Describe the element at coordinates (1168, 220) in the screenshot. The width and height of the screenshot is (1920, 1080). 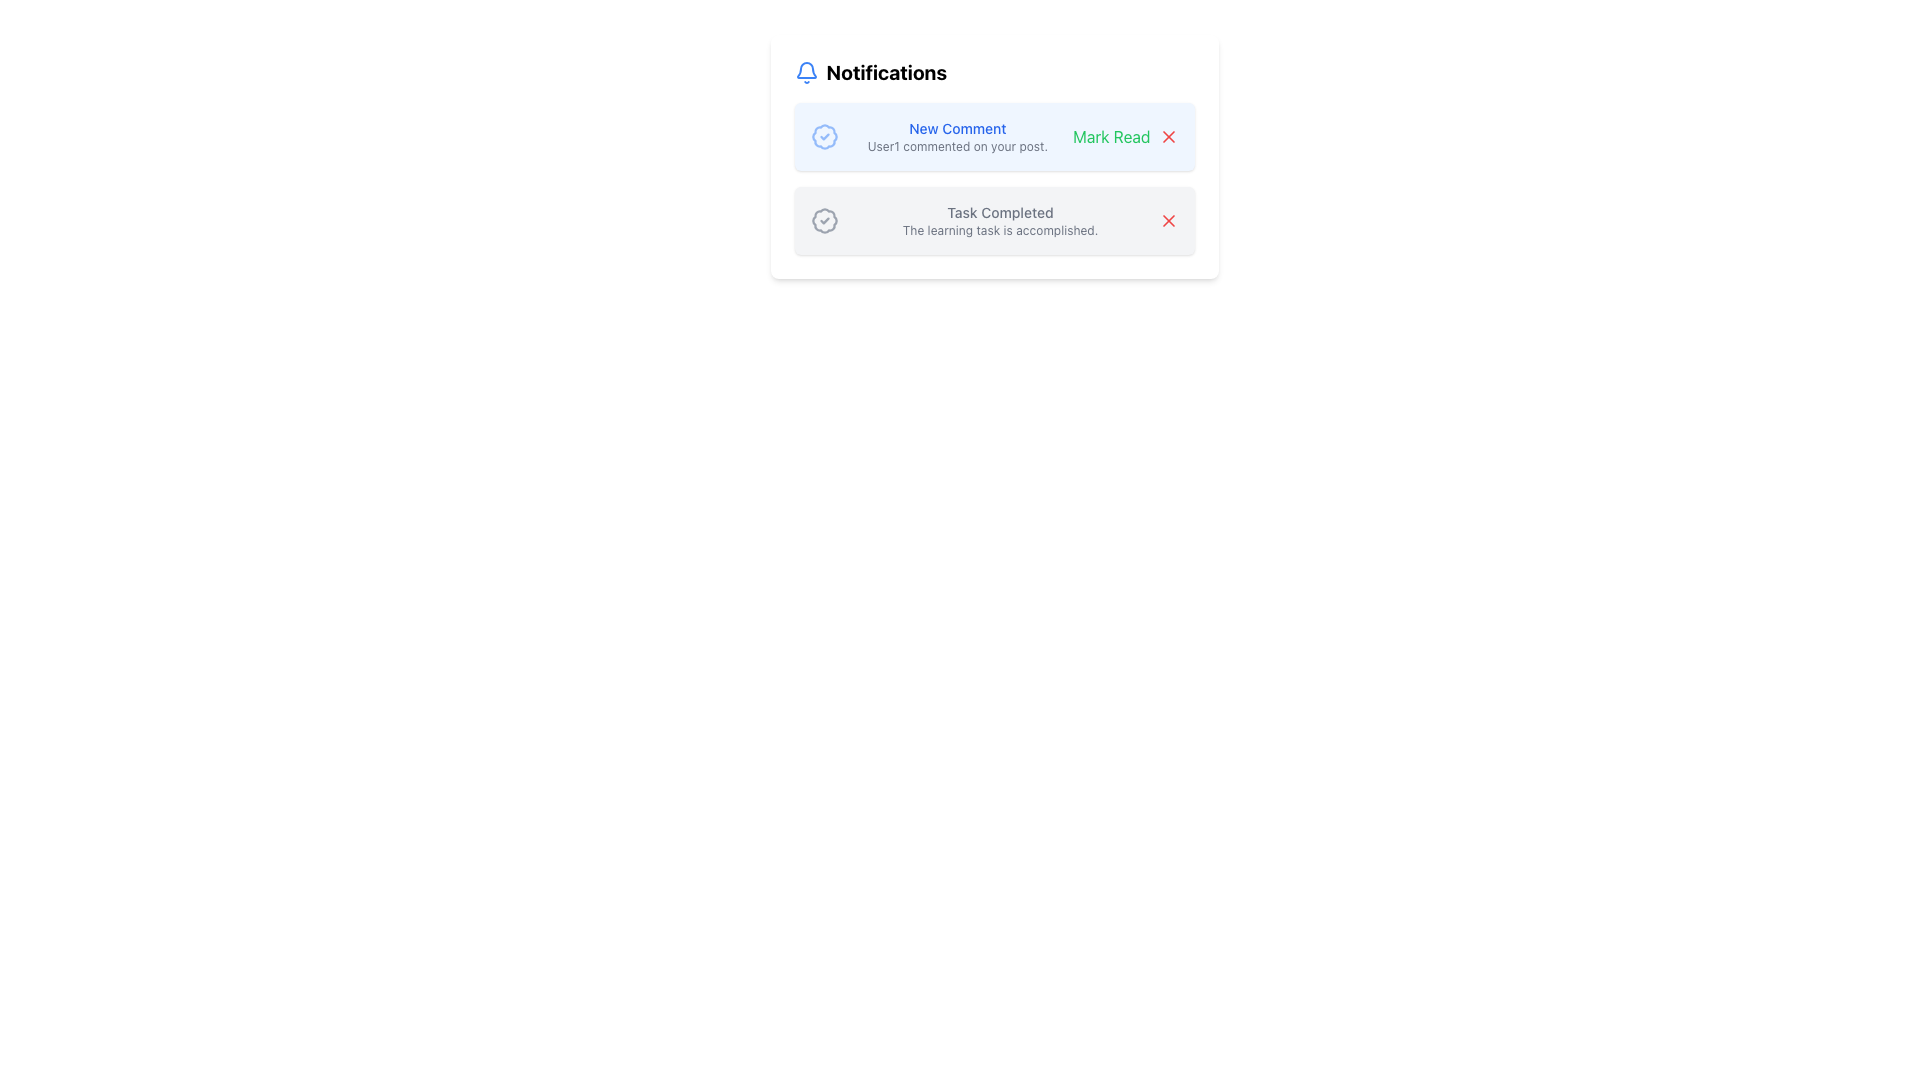
I see `the cross-shaped icon in the notifications area` at that location.